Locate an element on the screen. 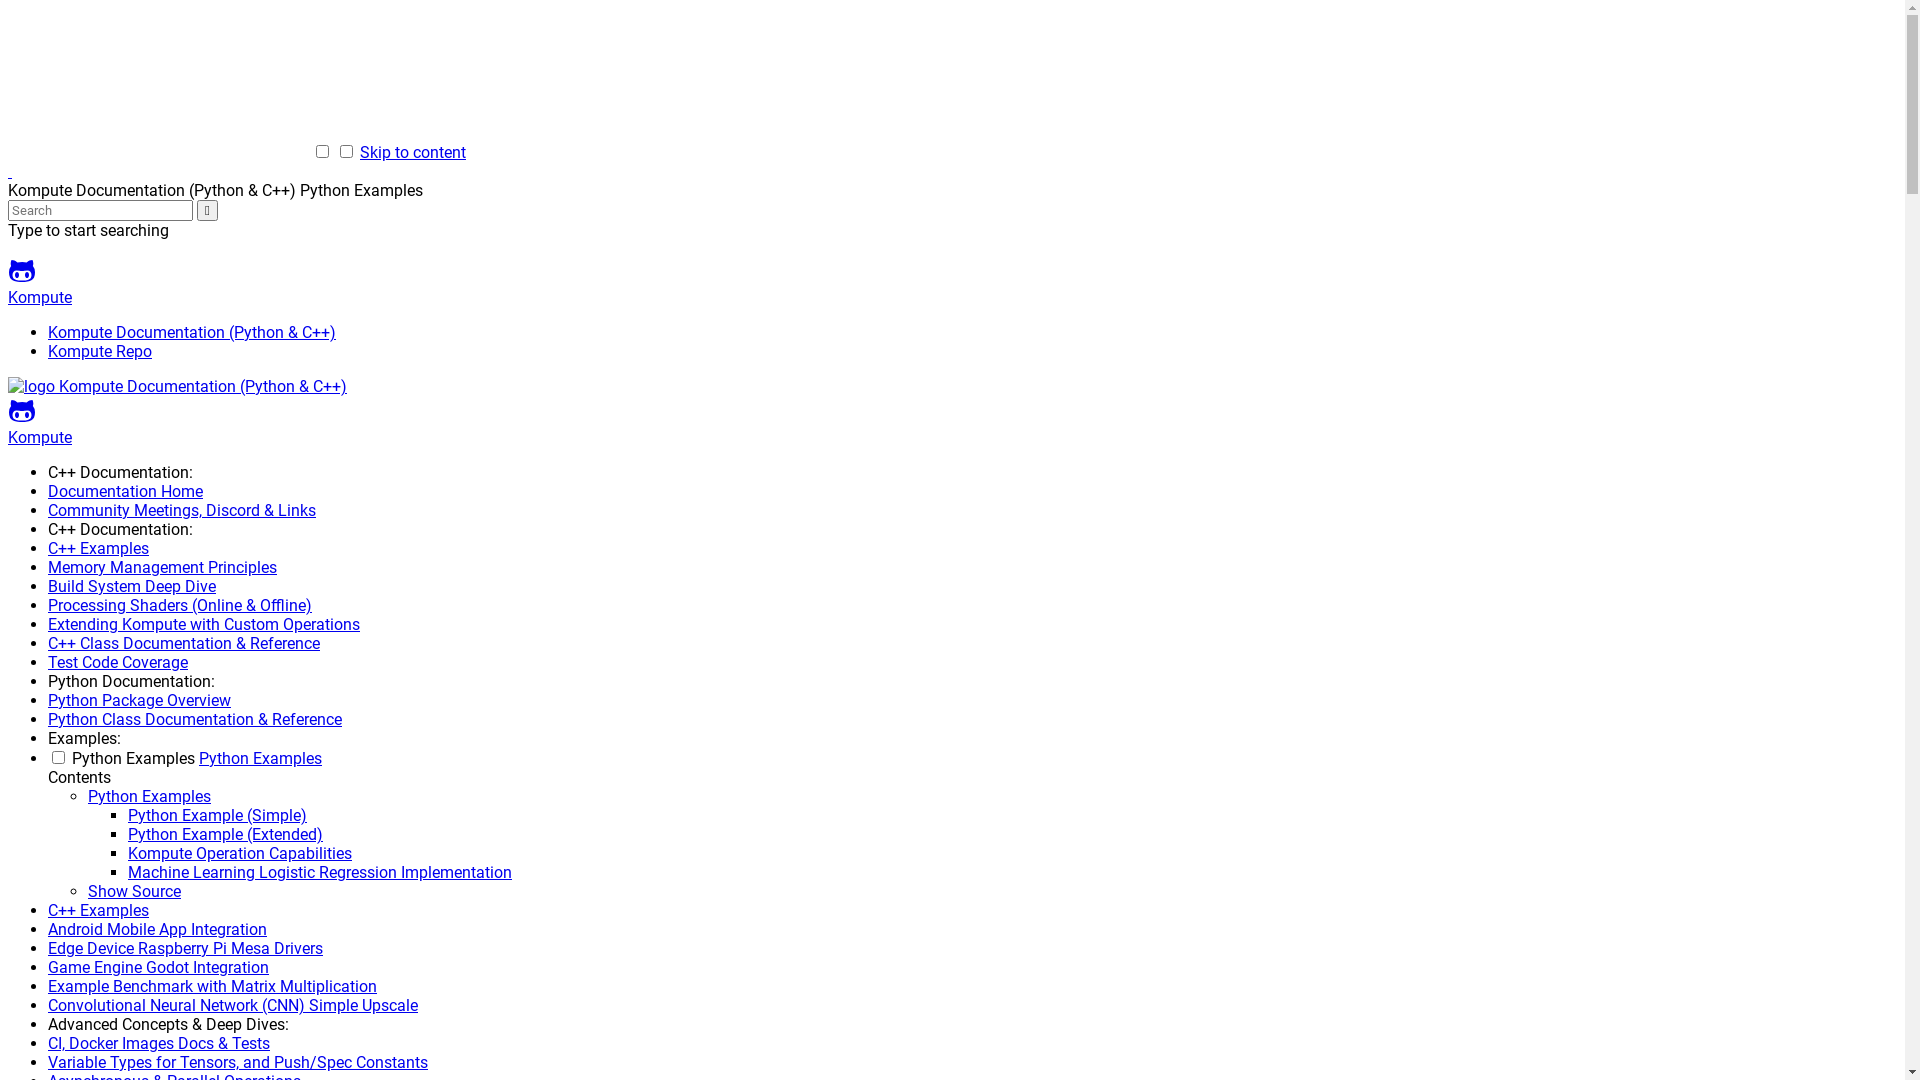  'Test Code Coverage' is located at coordinates (117, 662).